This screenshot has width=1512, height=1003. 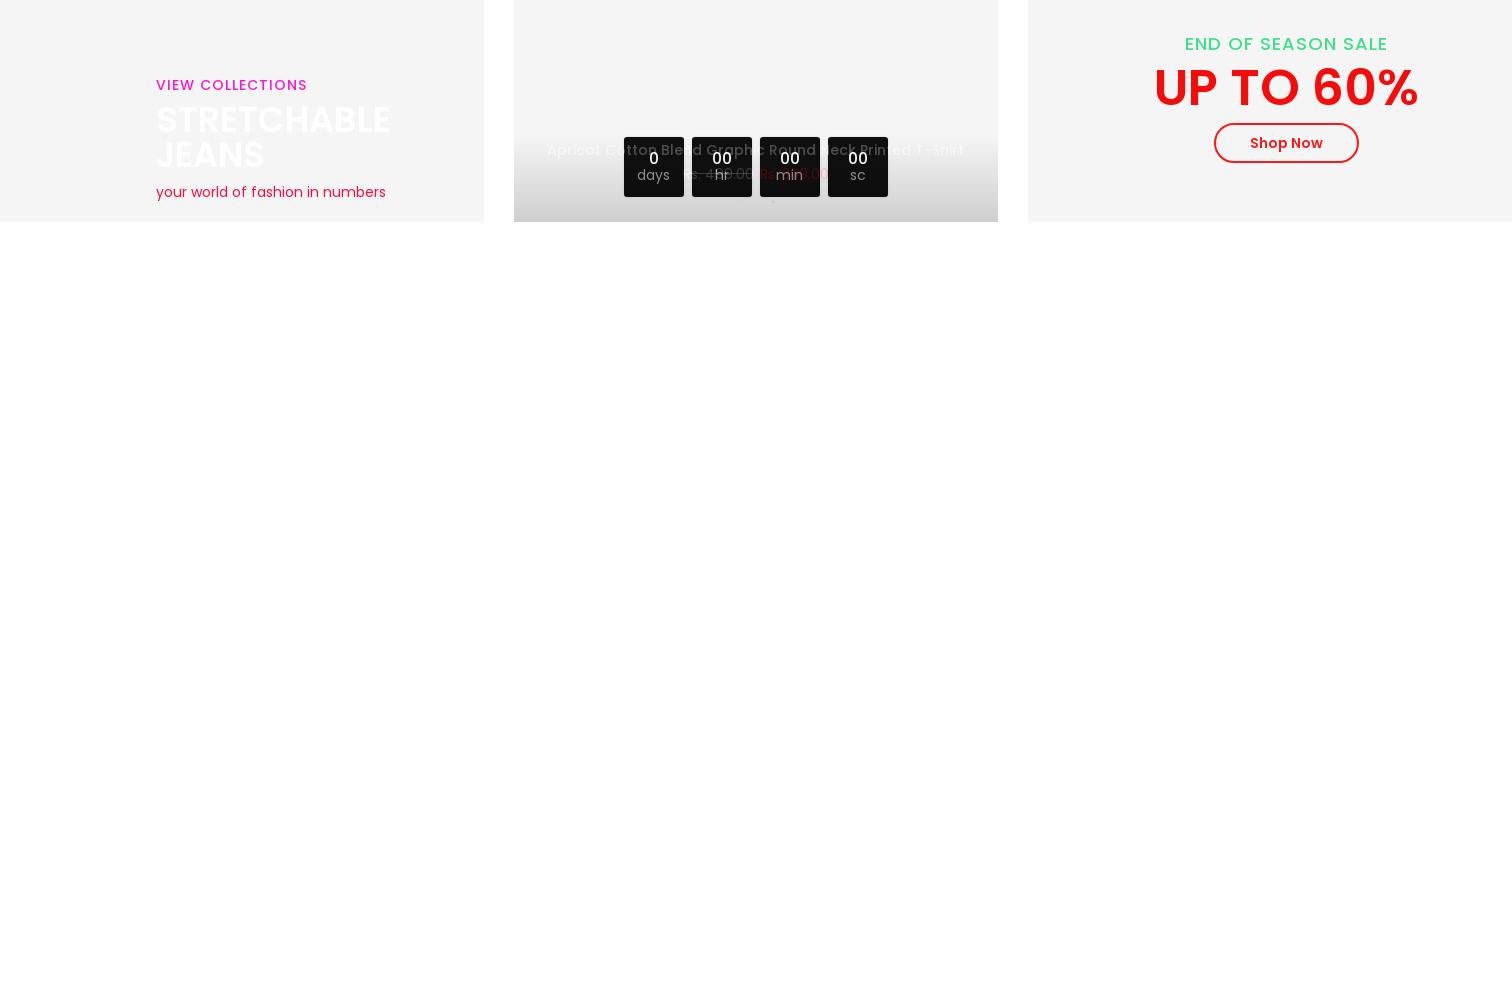 What do you see at coordinates (792, 168) in the screenshot?
I see `'Rs. 399.00'` at bounding box center [792, 168].